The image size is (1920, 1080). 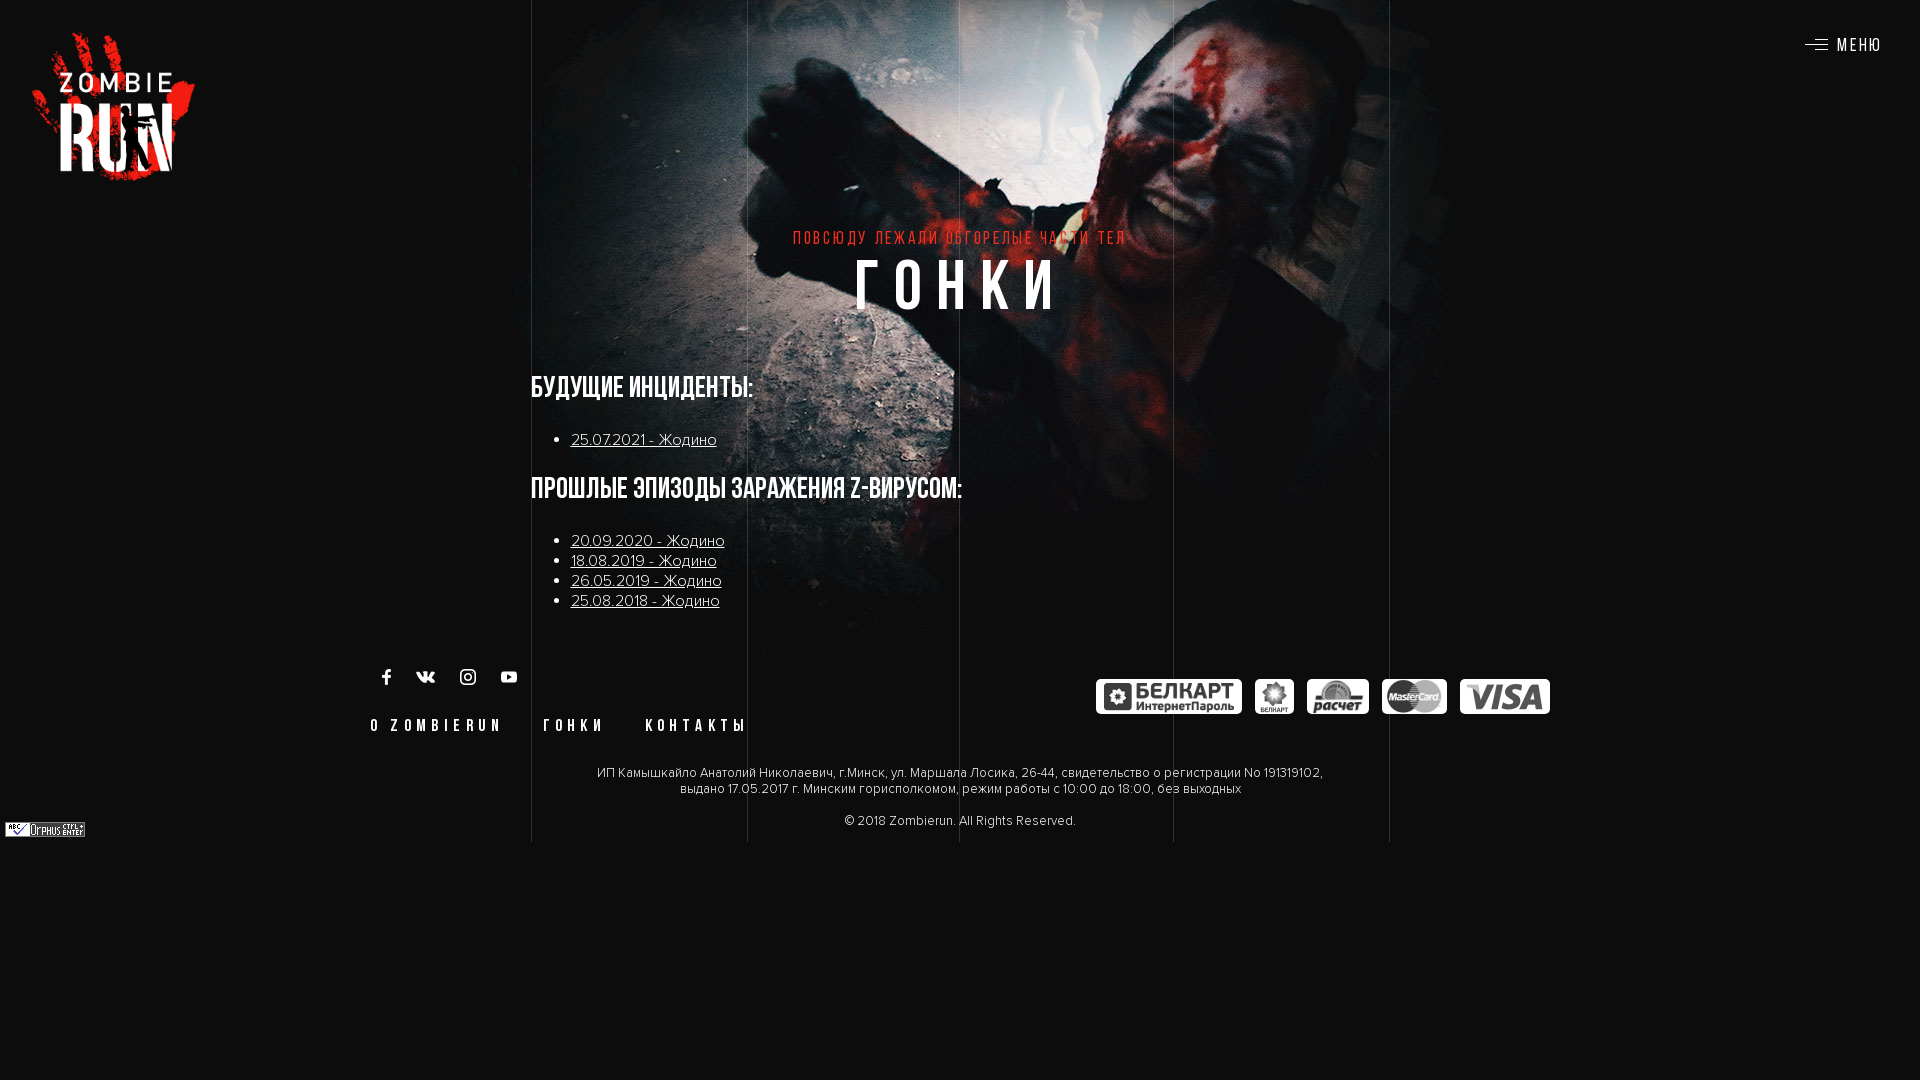 I want to click on 'YouTube', so click(x=508, y=676).